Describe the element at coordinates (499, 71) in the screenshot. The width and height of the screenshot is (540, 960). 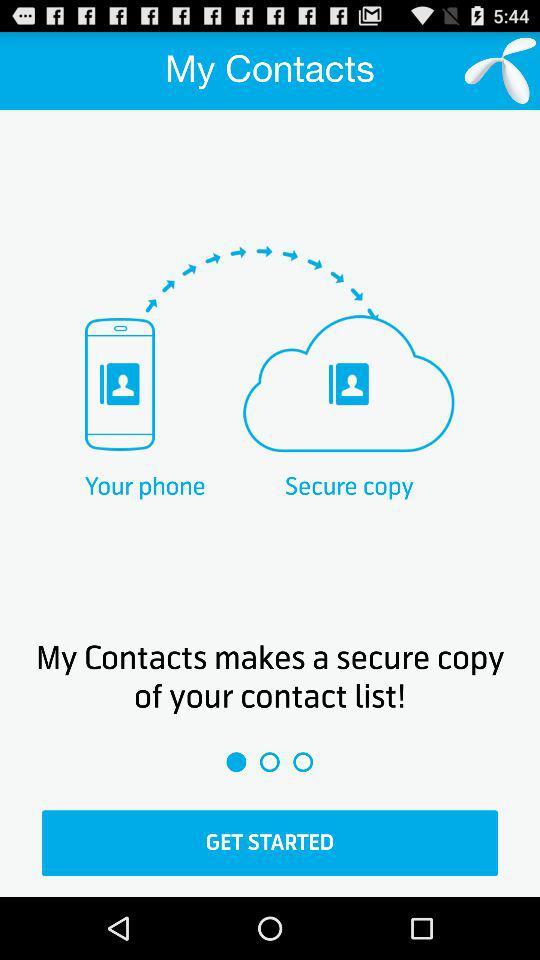
I see `the icon which is after  my contacts  on page` at that location.